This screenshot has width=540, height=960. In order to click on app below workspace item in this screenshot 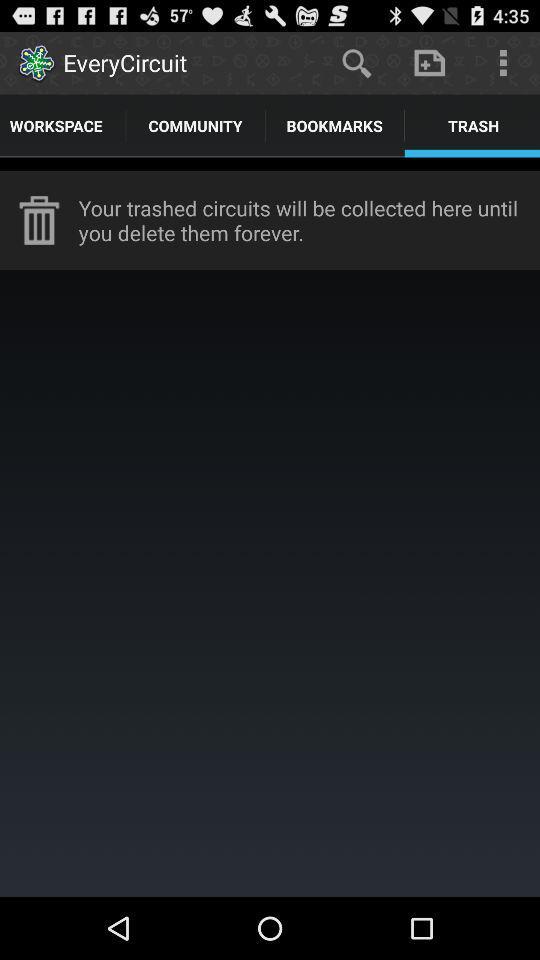, I will do `click(270, 163)`.